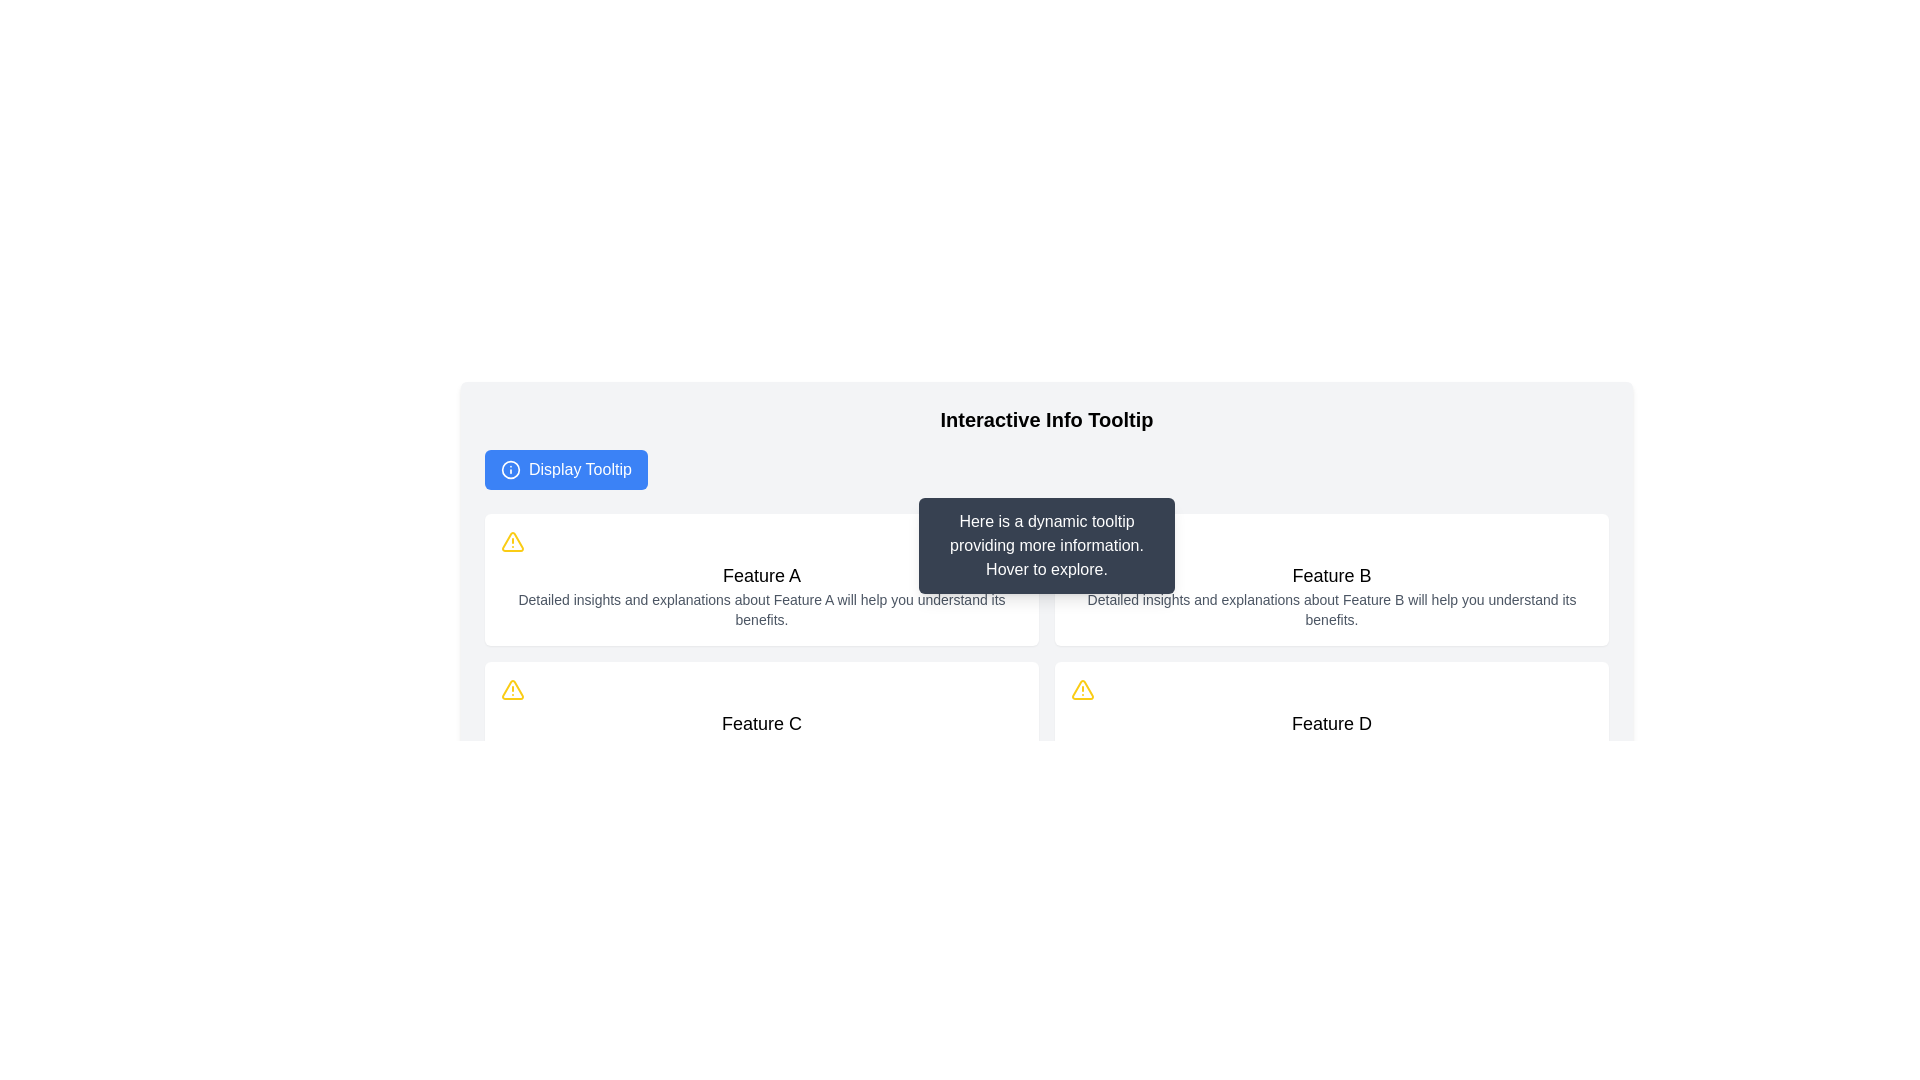  I want to click on the circular information icon with an 'i' symbol, which is located within the blue button labeled 'Display Tooltip' near the top left corner of the interface, so click(510, 470).